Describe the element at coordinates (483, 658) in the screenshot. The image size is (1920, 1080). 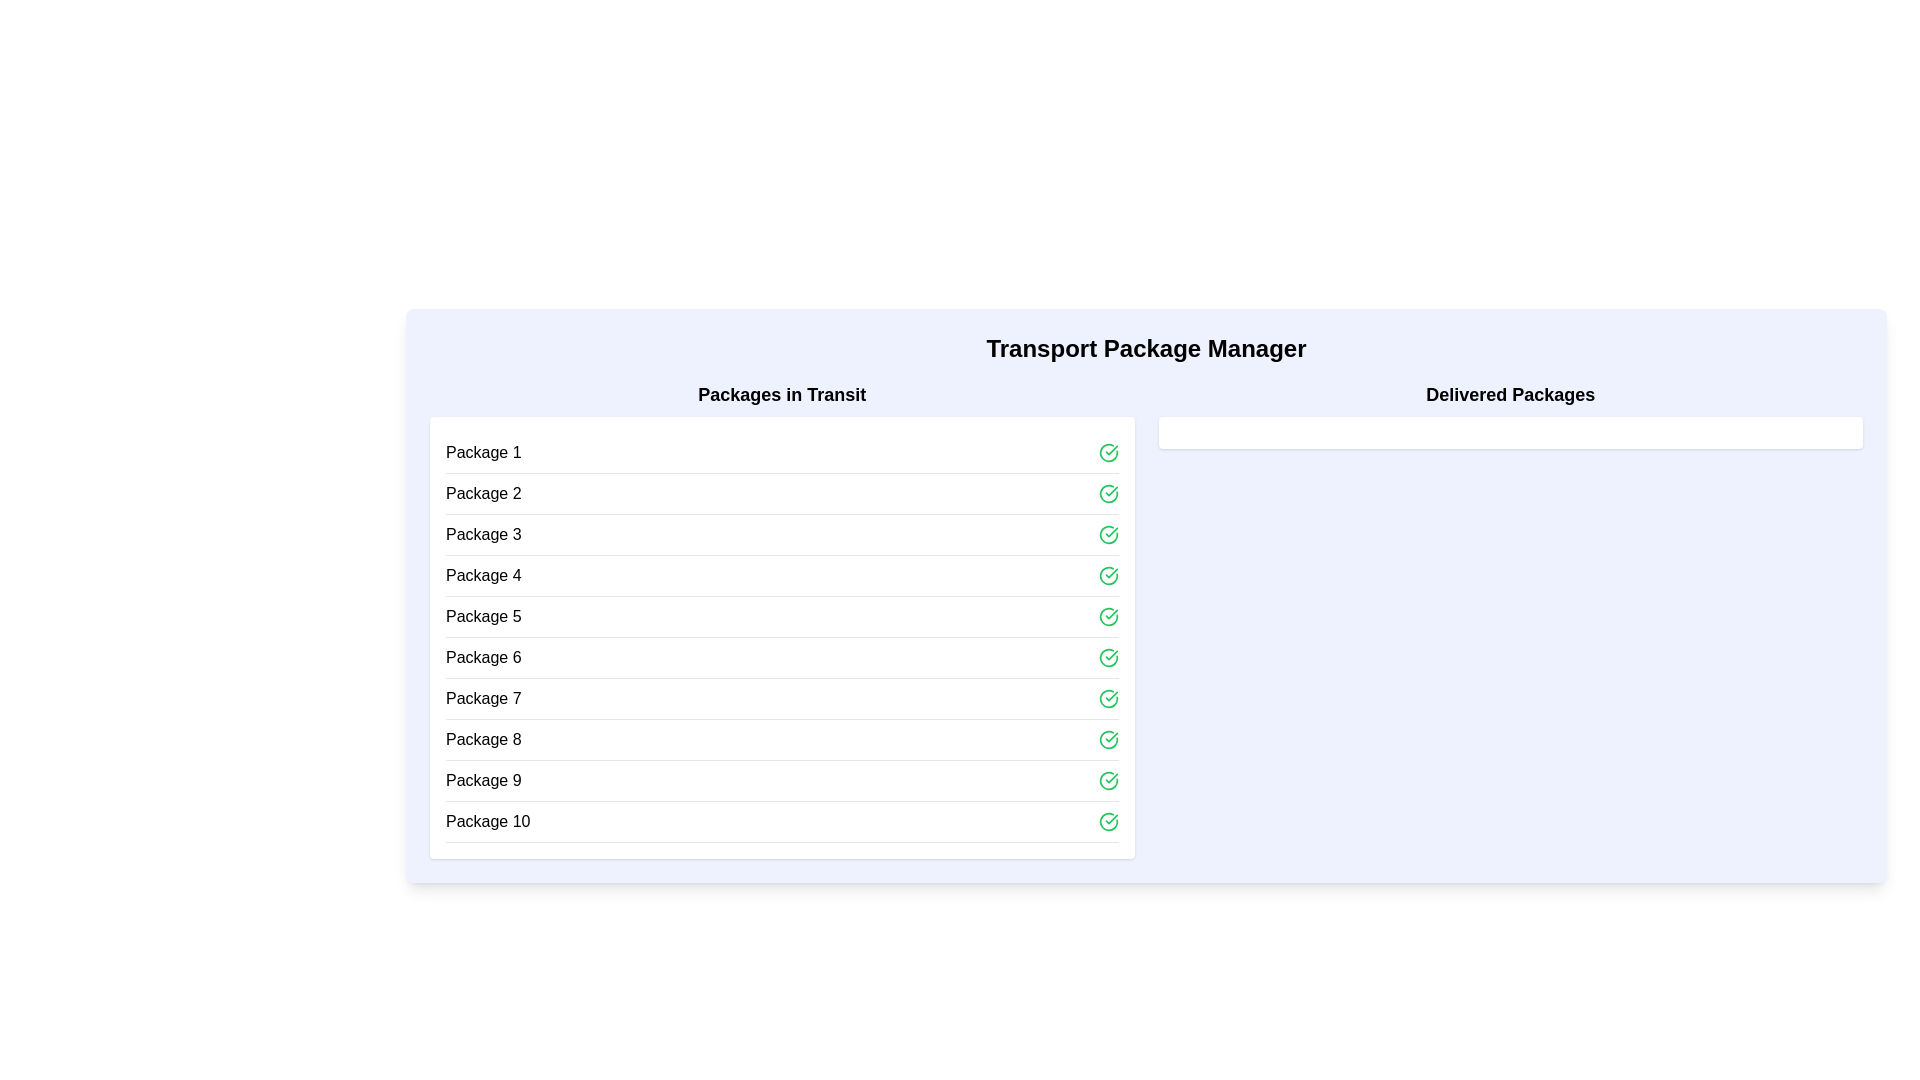
I see `the information of the sixth Text Label in the 'Packages in Transit' list, which identifies a specific package` at that location.